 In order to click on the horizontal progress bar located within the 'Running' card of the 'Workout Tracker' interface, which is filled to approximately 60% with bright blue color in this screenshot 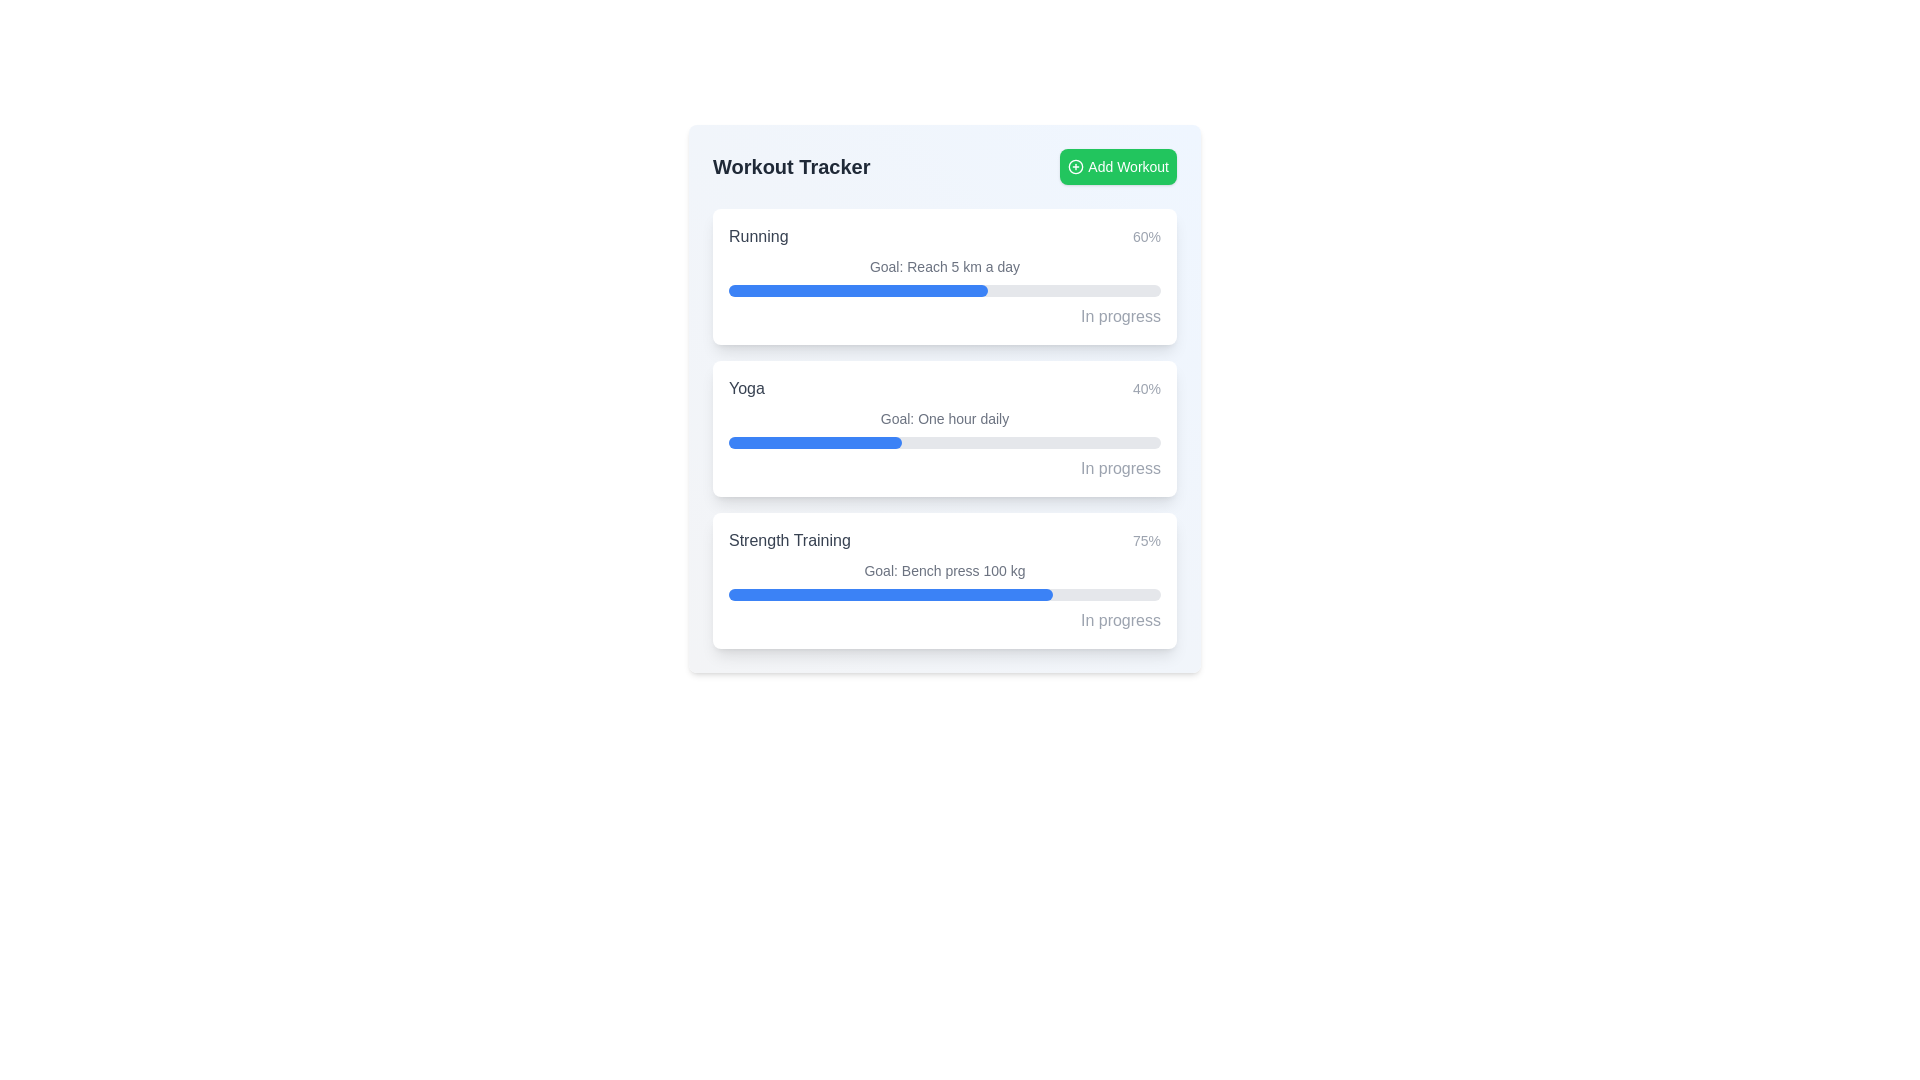, I will do `click(944, 290)`.